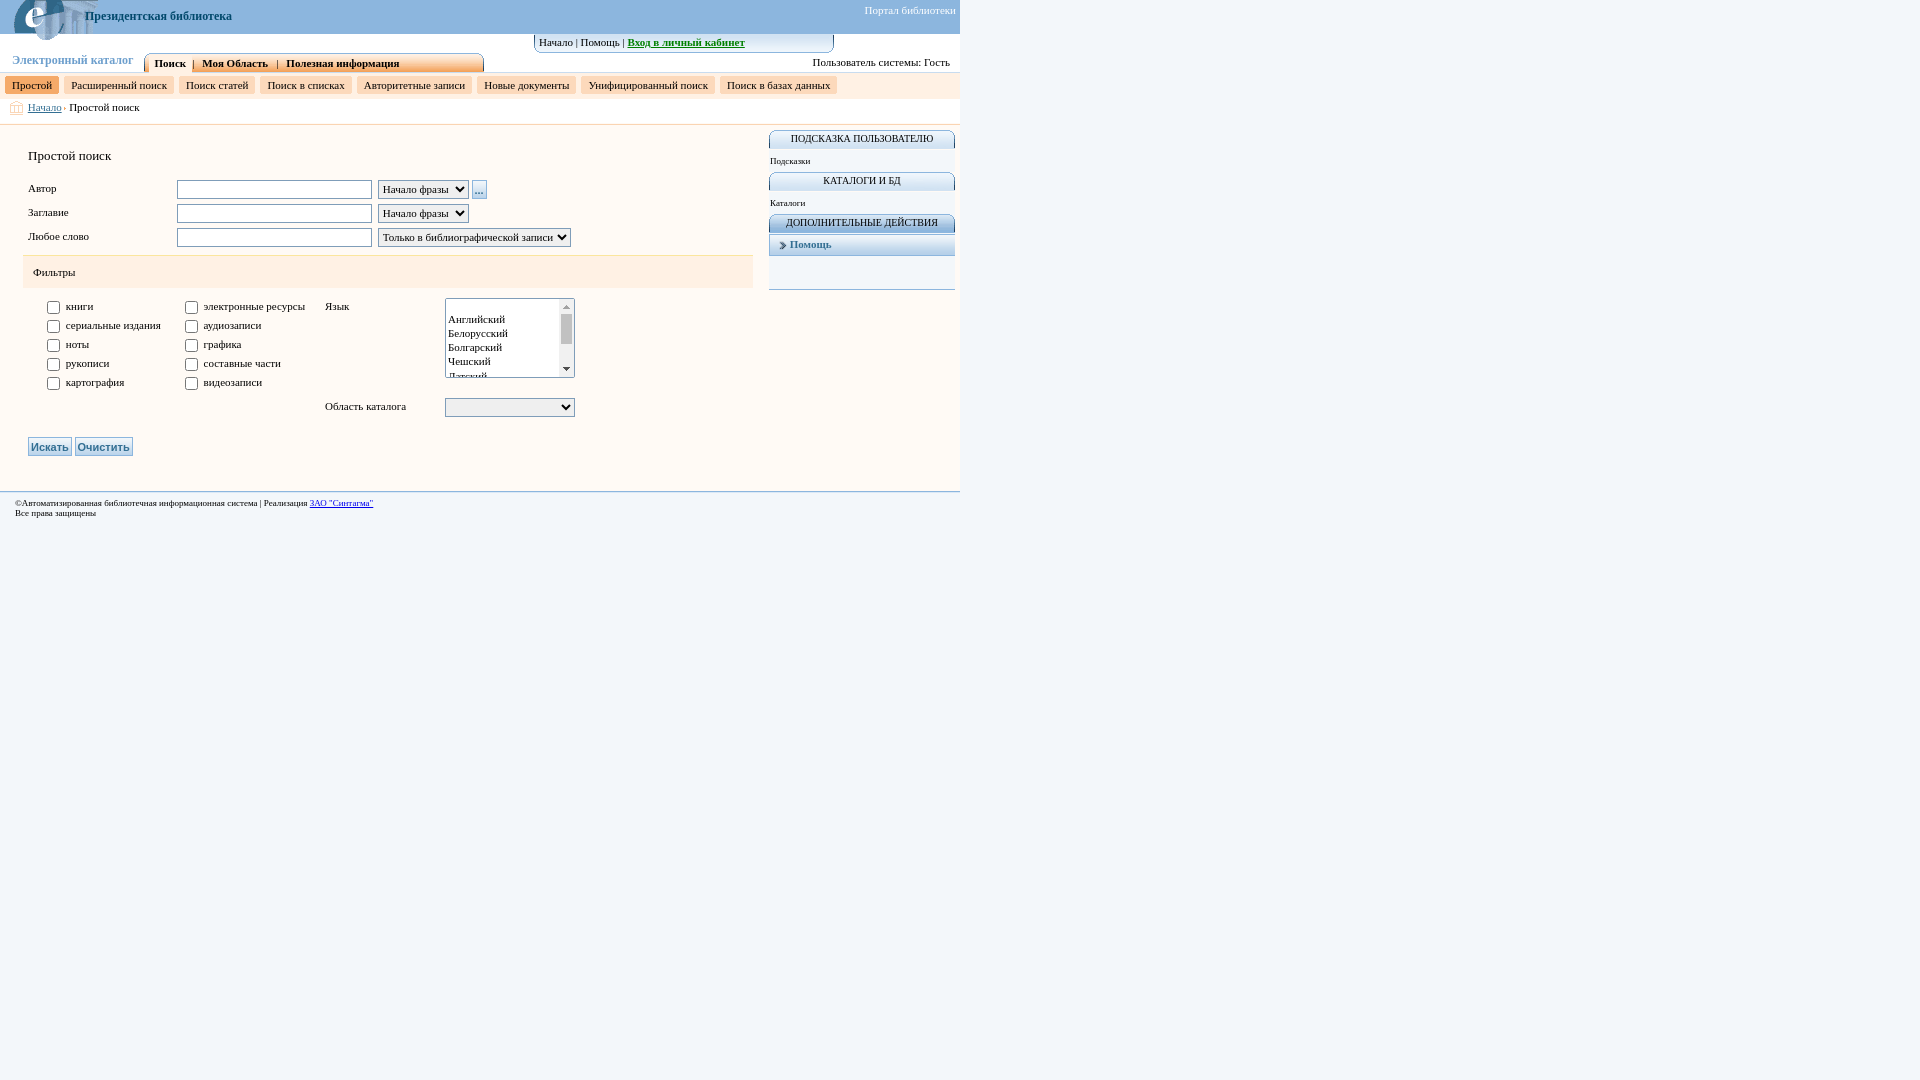  Describe the element at coordinates (781, 242) in the screenshot. I see `'Help'` at that location.